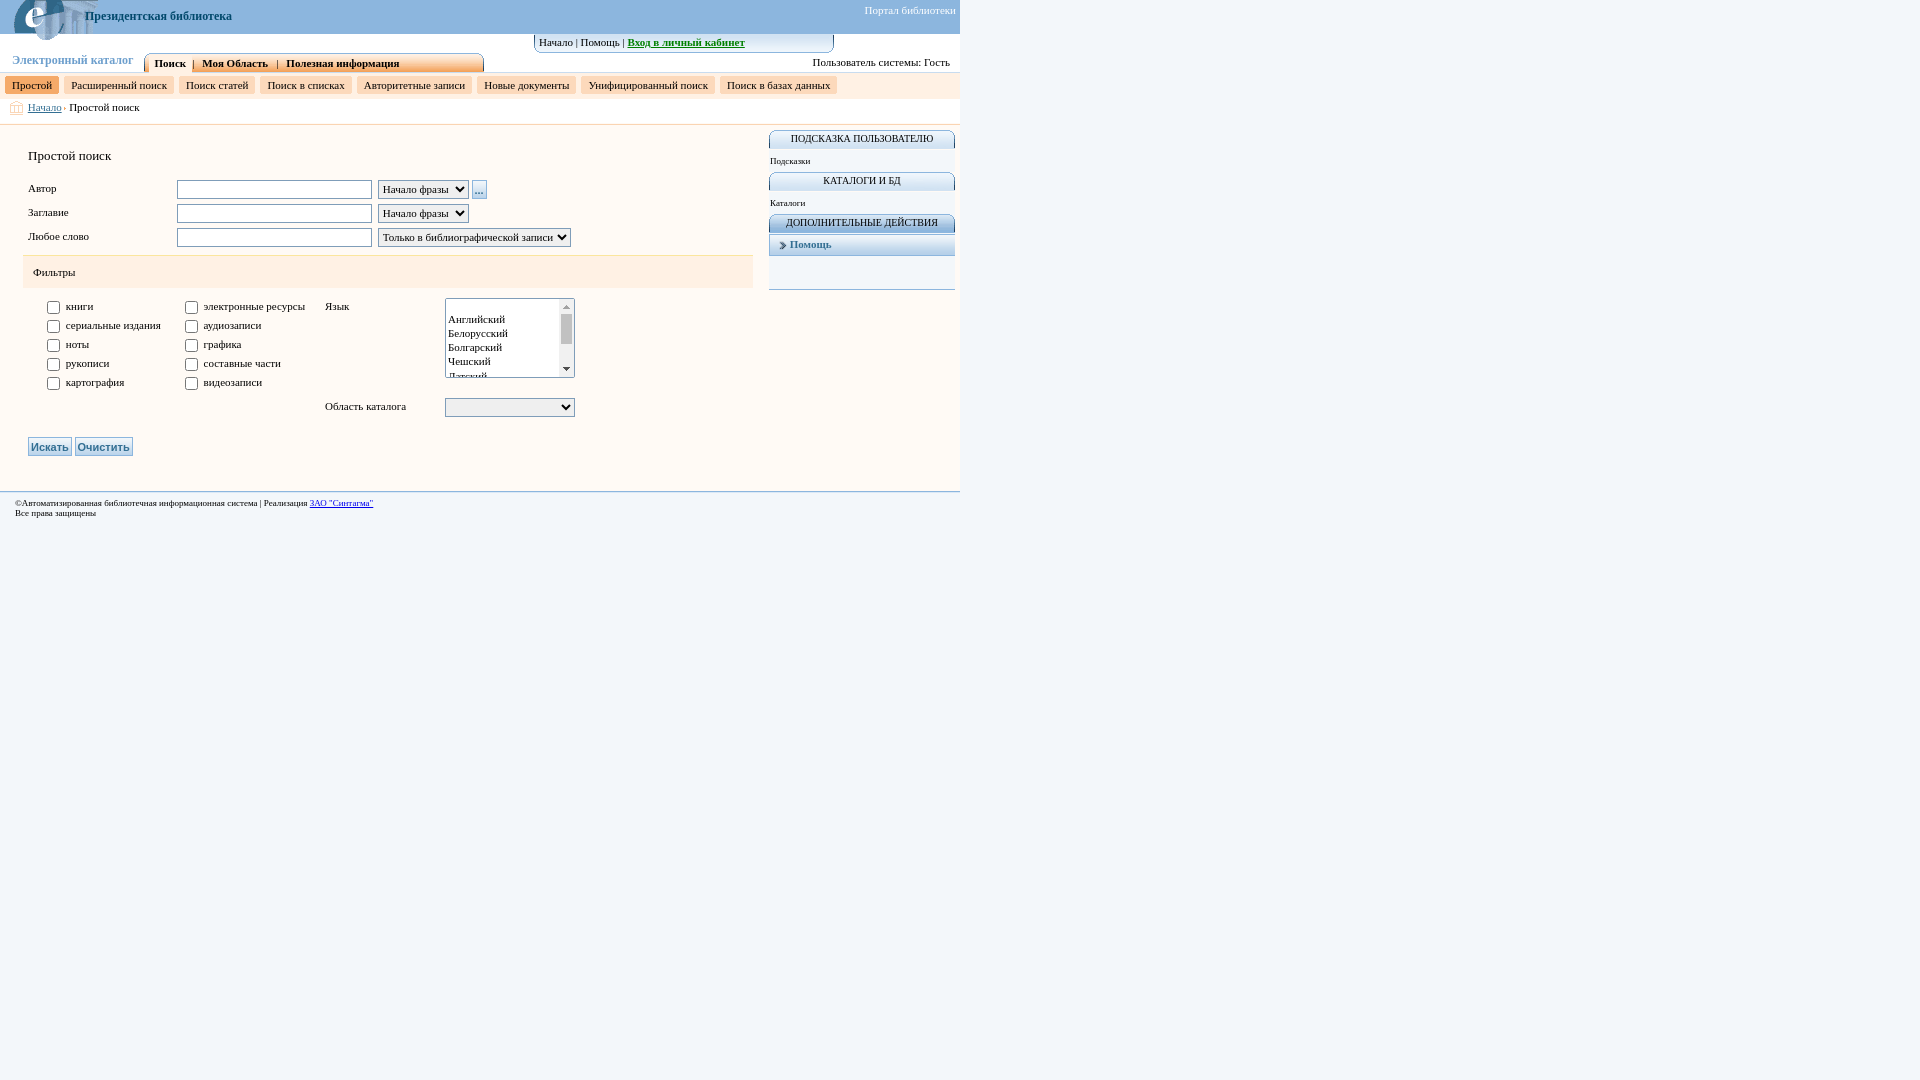  Describe the element at coordinates (781, 242) in the screenshot. I see `'Help'` at that location.